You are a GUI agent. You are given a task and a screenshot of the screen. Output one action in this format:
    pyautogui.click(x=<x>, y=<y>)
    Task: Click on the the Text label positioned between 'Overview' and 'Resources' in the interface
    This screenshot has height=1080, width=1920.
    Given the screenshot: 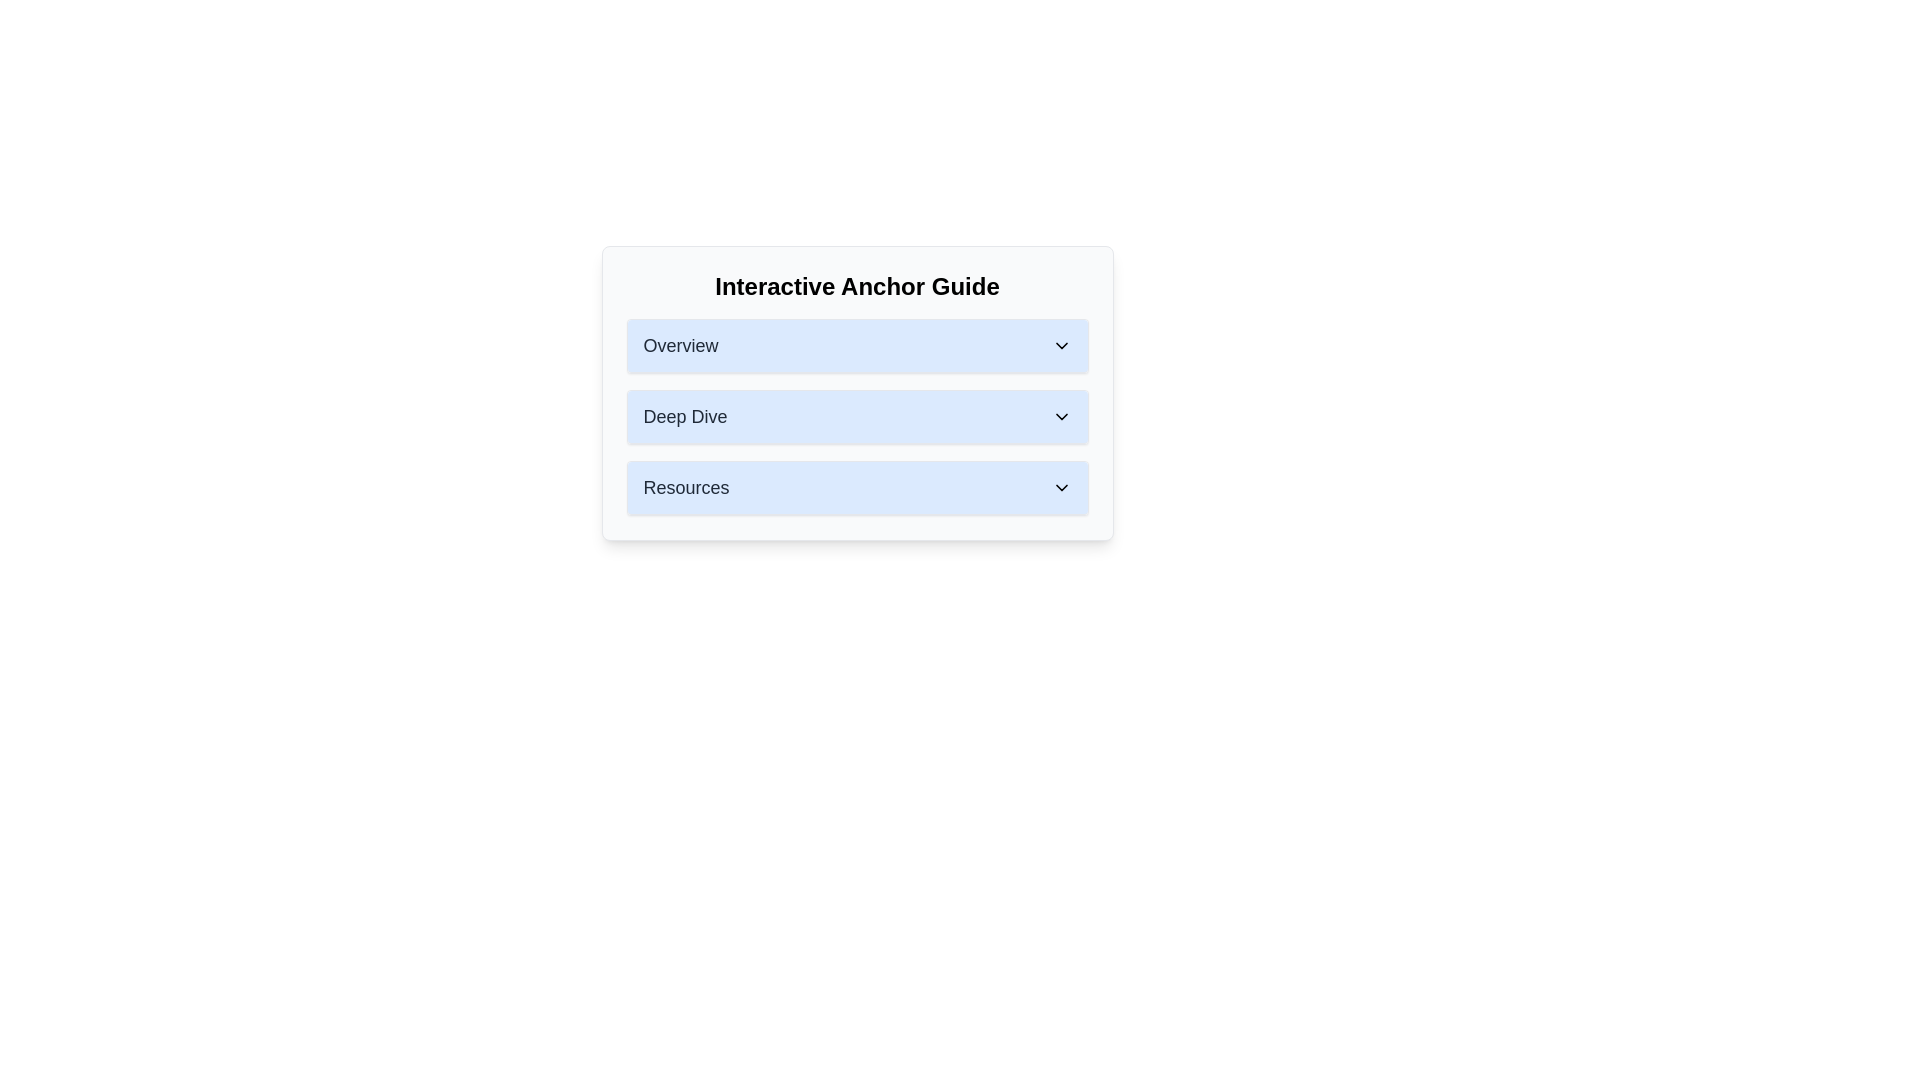 What is the action you would take?
    pyautogui.click(x=685, y=415)
    